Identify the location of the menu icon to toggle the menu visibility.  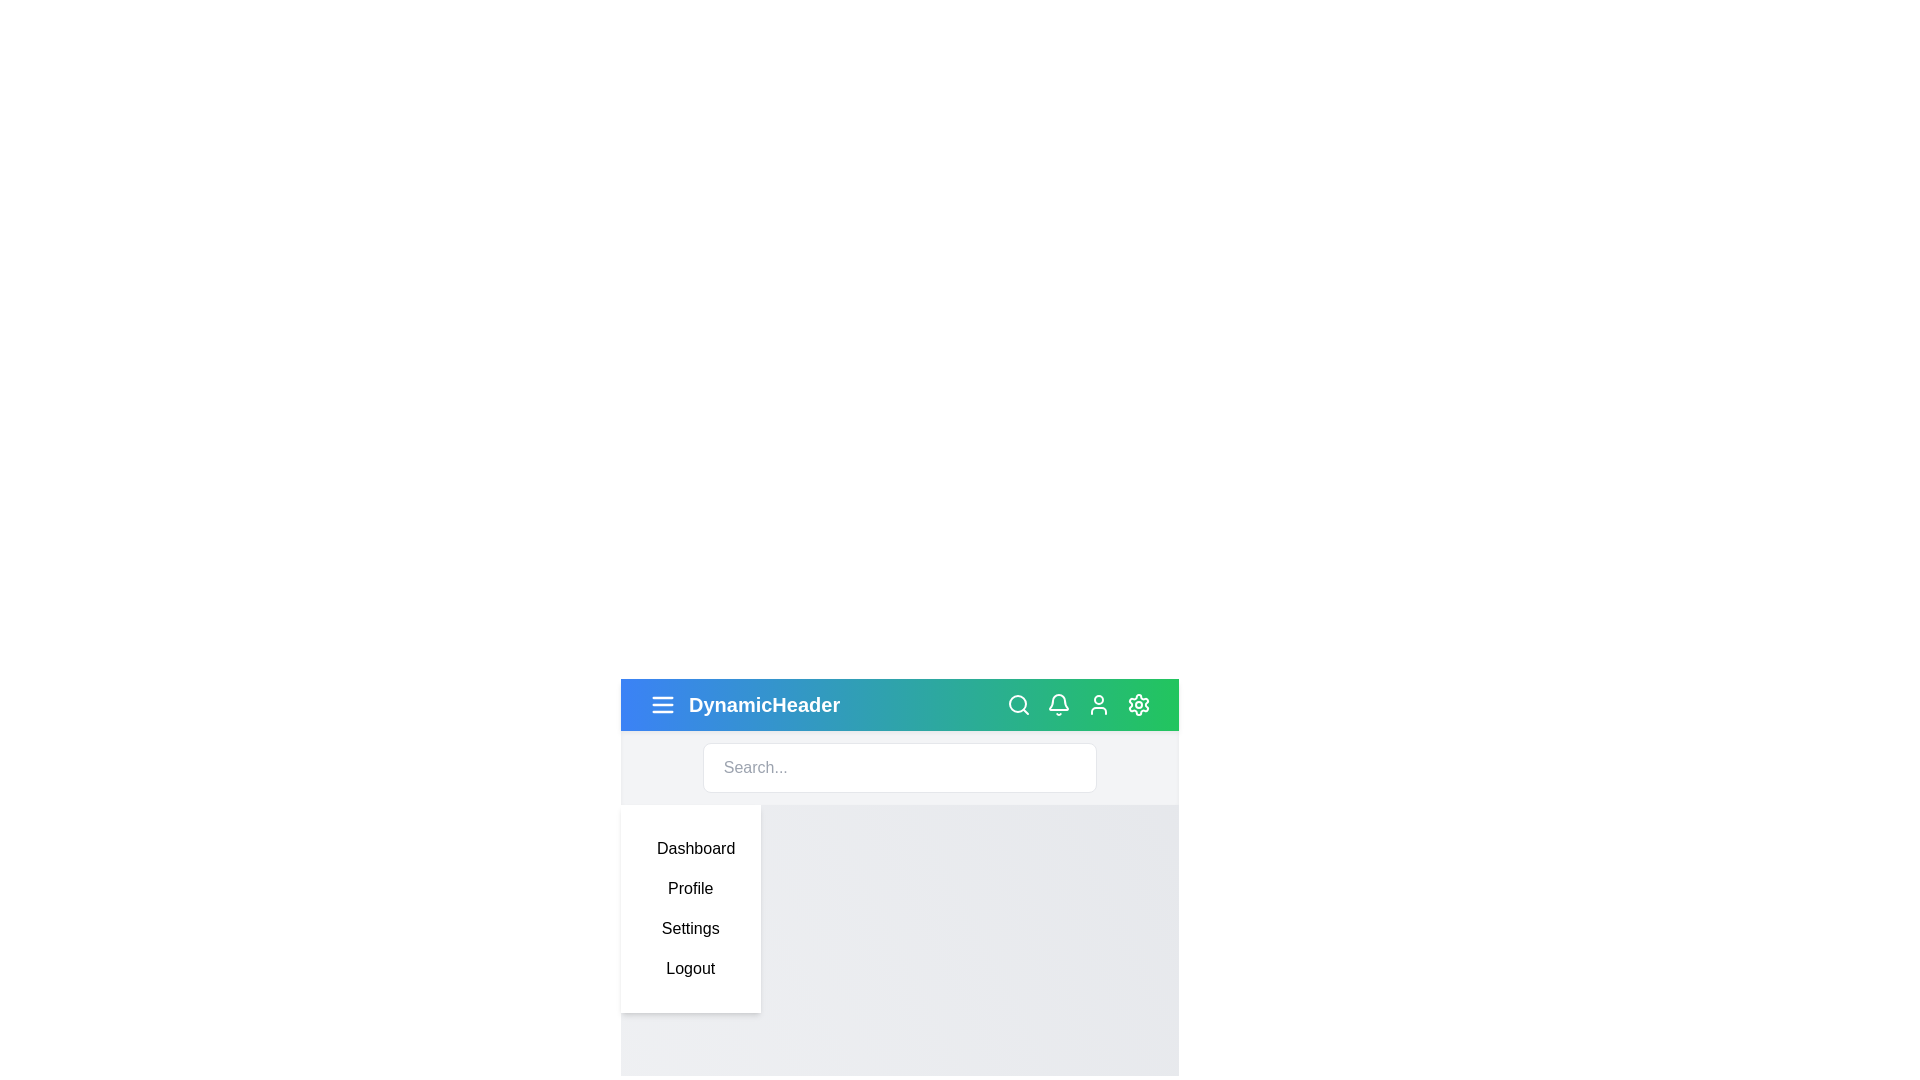
(662, 704).